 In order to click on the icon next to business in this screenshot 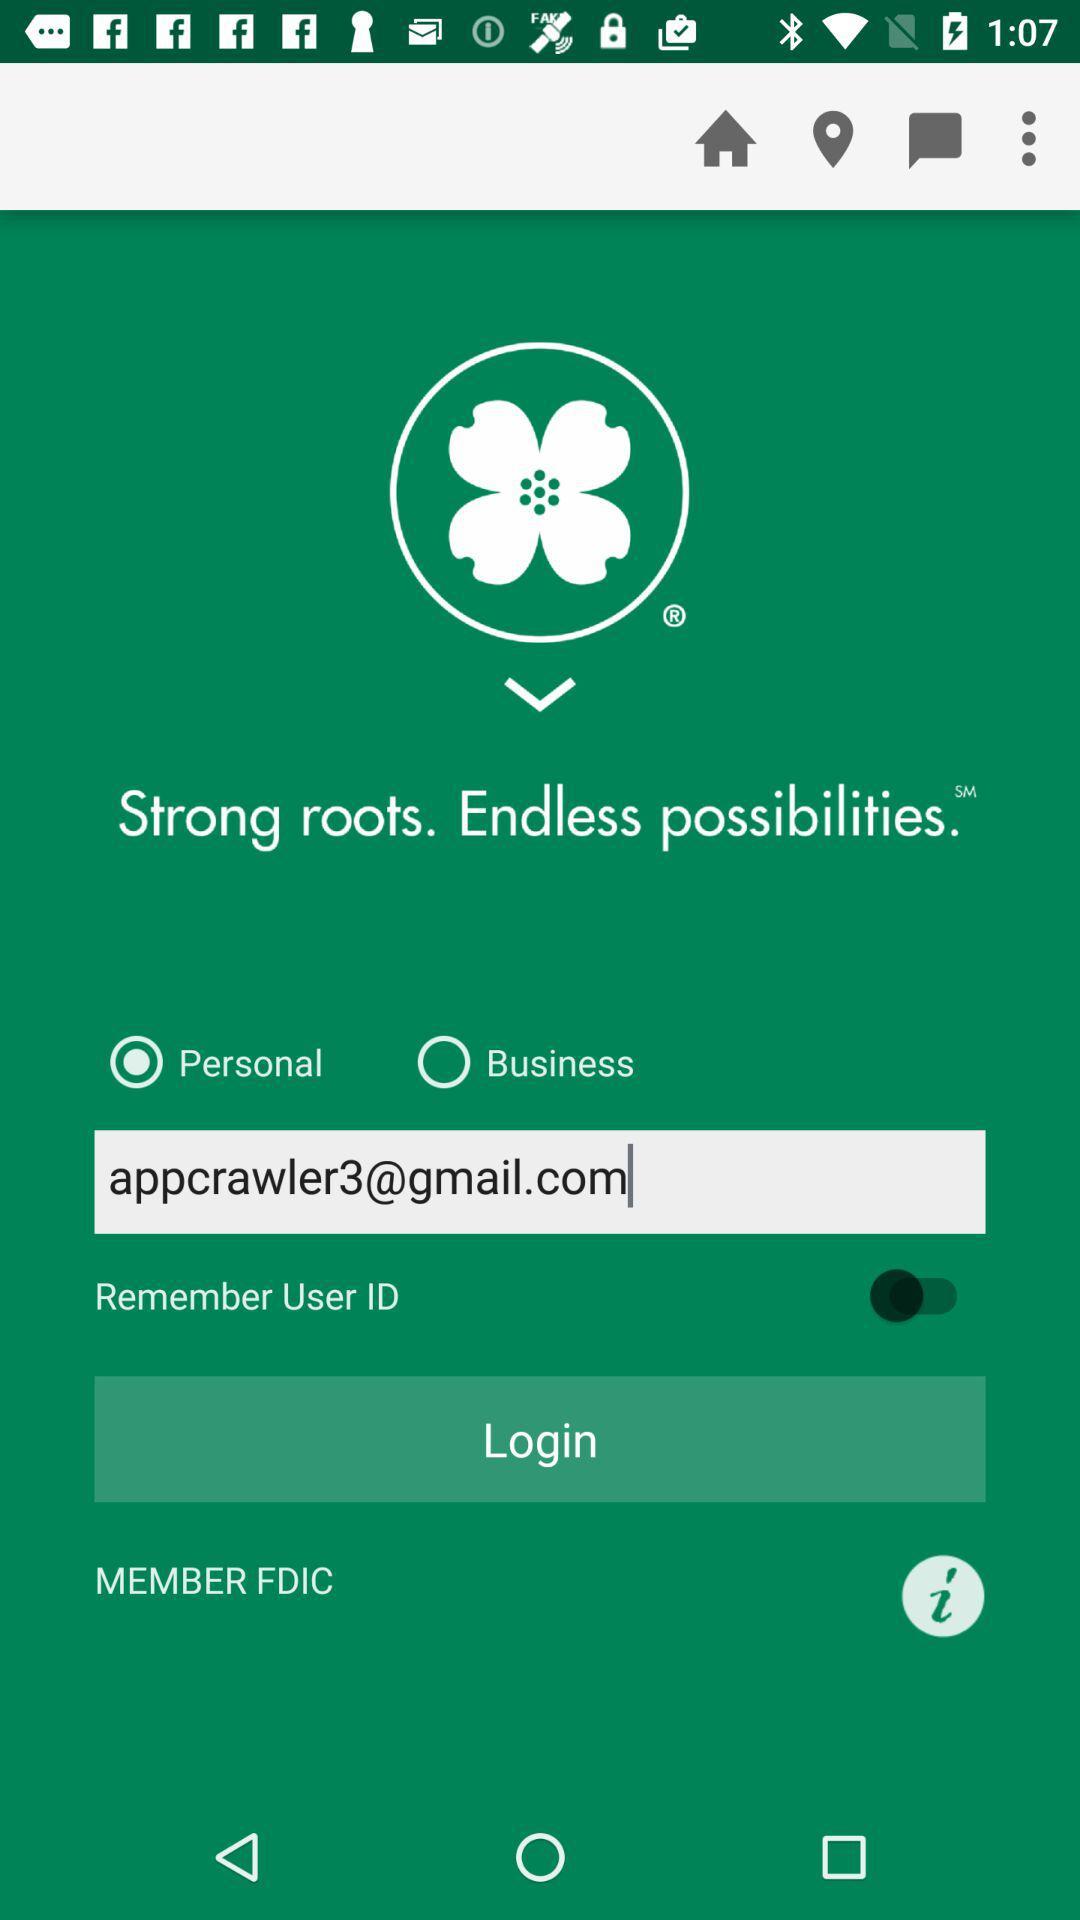, I will do `click(208, 1060)`.